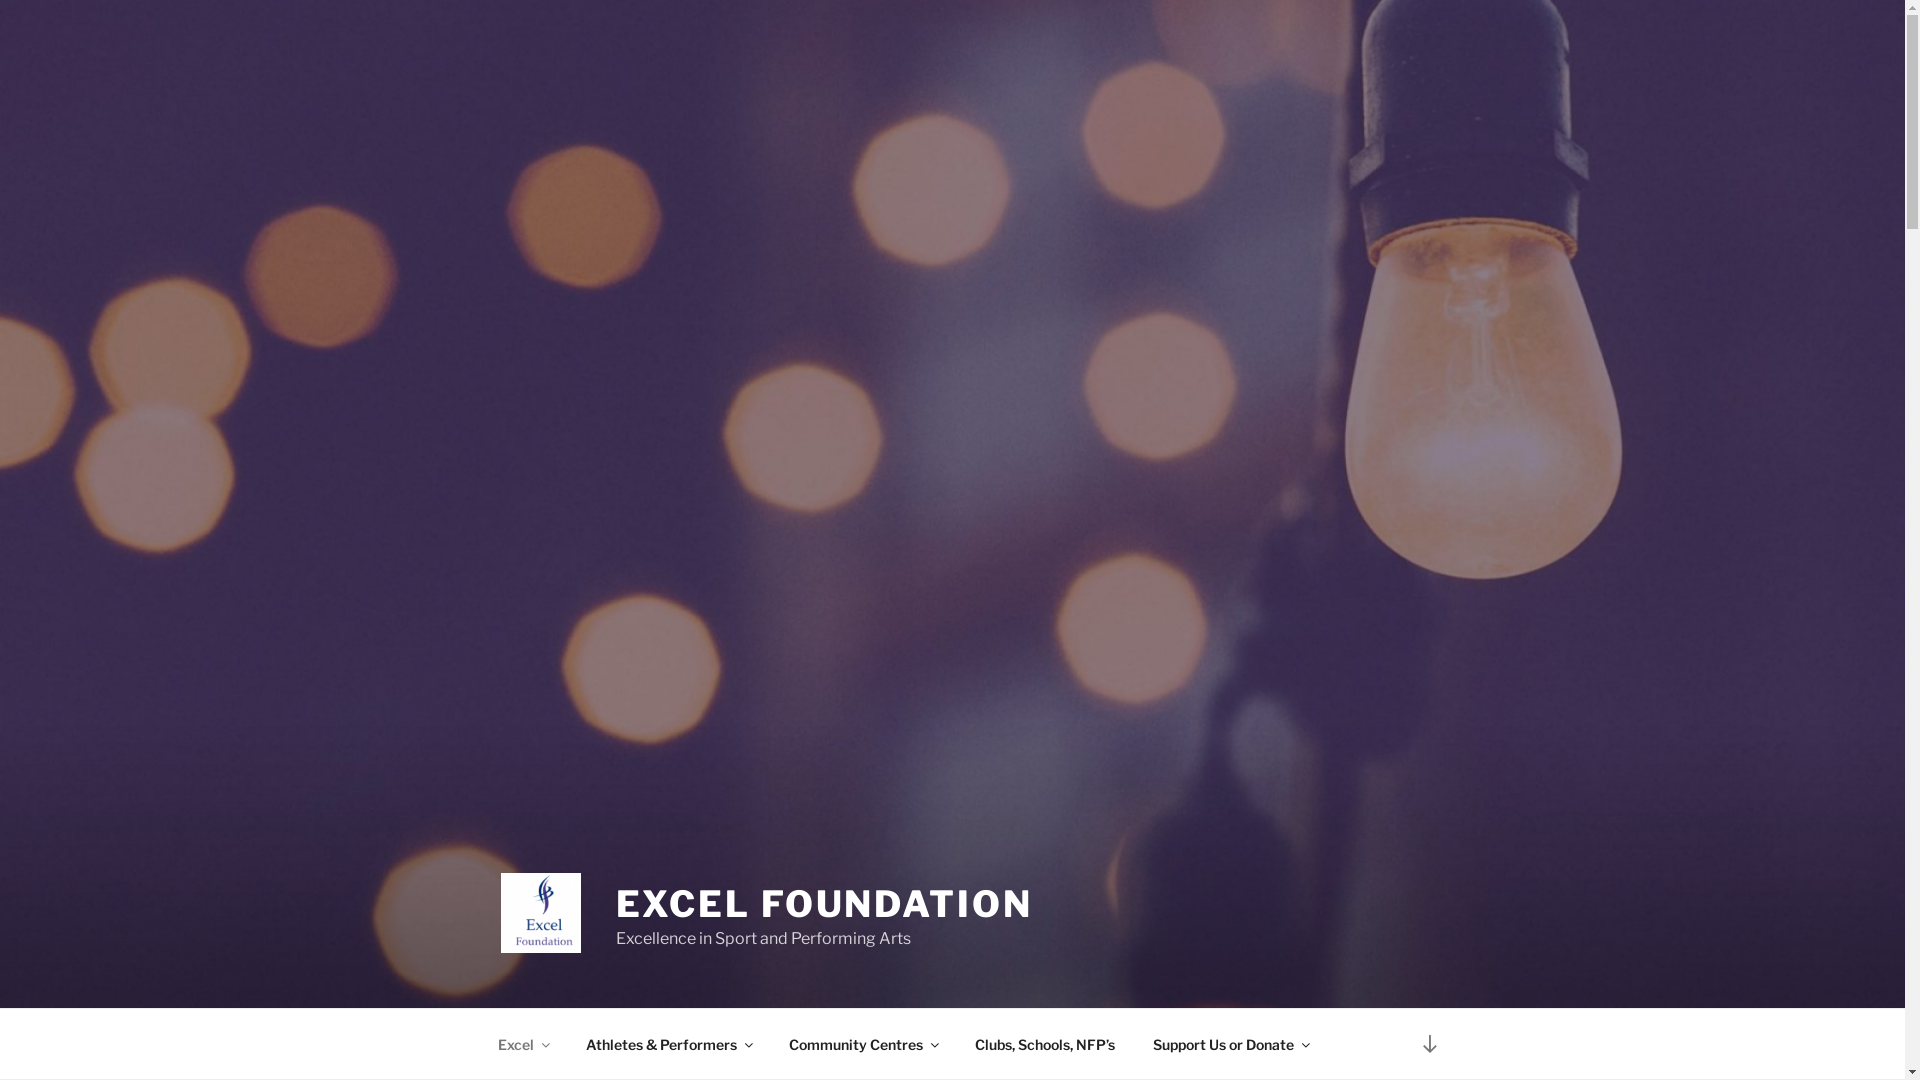 The width and height of the screenshot is (1920, 1080). What do you see at coordinates (1428, 1042) in the screenshot?
I see `'Scroll down to content'` at bounding box center [1428, 1042].